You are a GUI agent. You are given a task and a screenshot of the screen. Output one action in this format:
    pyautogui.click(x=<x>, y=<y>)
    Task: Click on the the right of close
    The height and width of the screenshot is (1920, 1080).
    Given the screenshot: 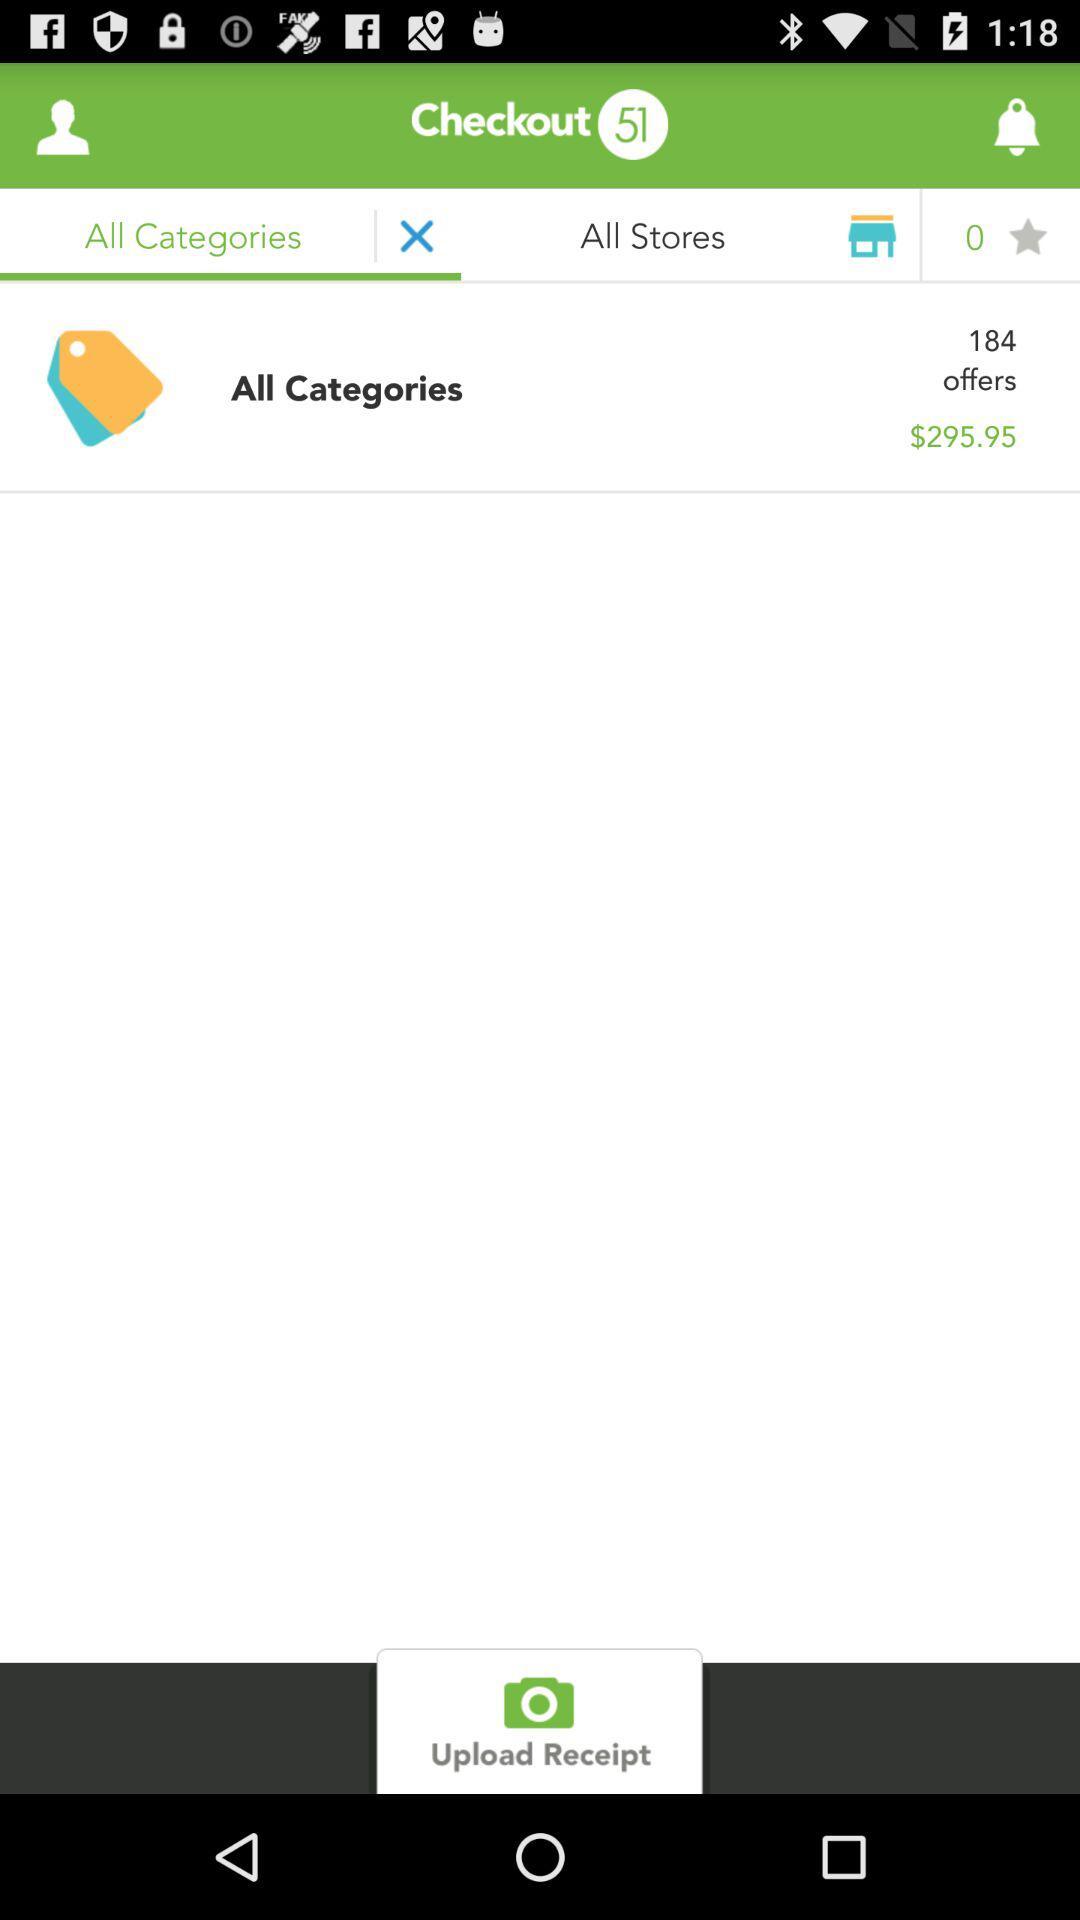 What is the action you would take?
    pyautogui.click(x=690, y=236)
    